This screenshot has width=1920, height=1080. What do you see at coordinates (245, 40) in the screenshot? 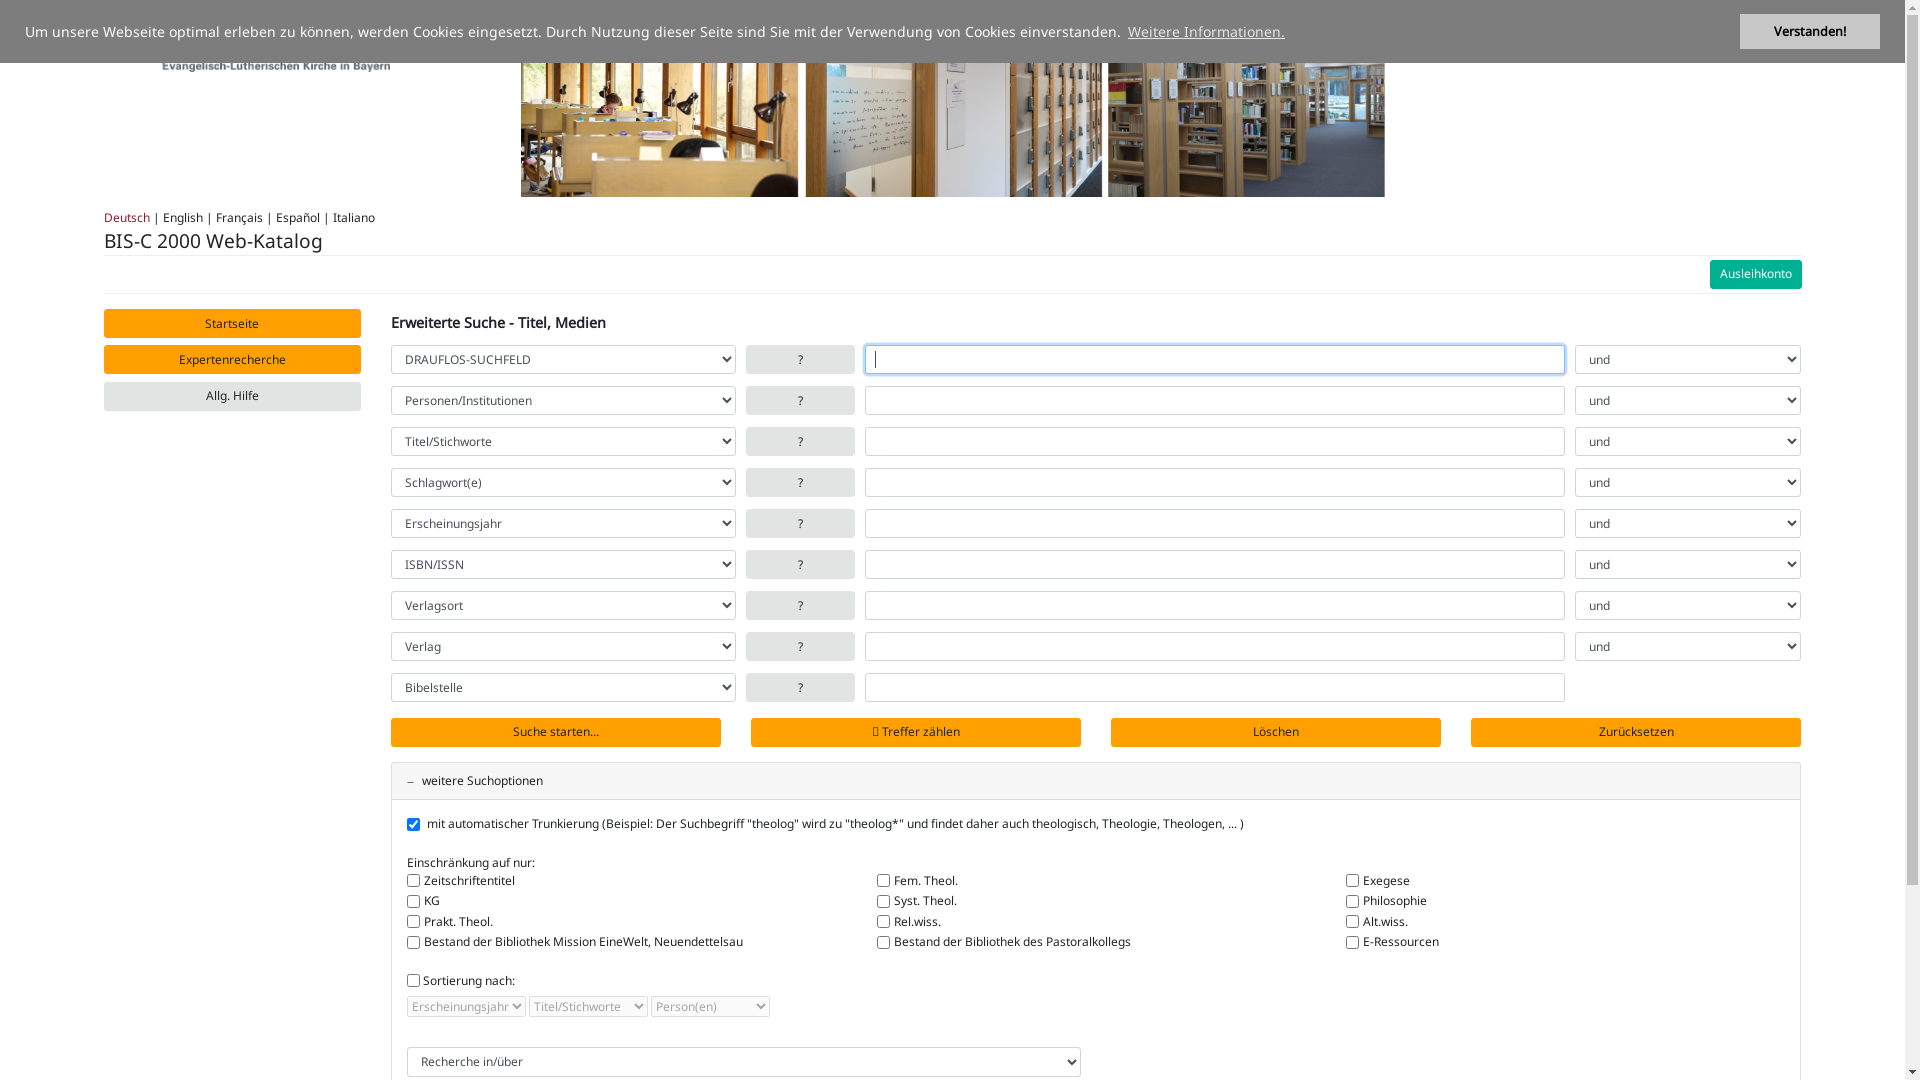
I see `'AHS - Bibliothek'` at bounding box center [245, 40].